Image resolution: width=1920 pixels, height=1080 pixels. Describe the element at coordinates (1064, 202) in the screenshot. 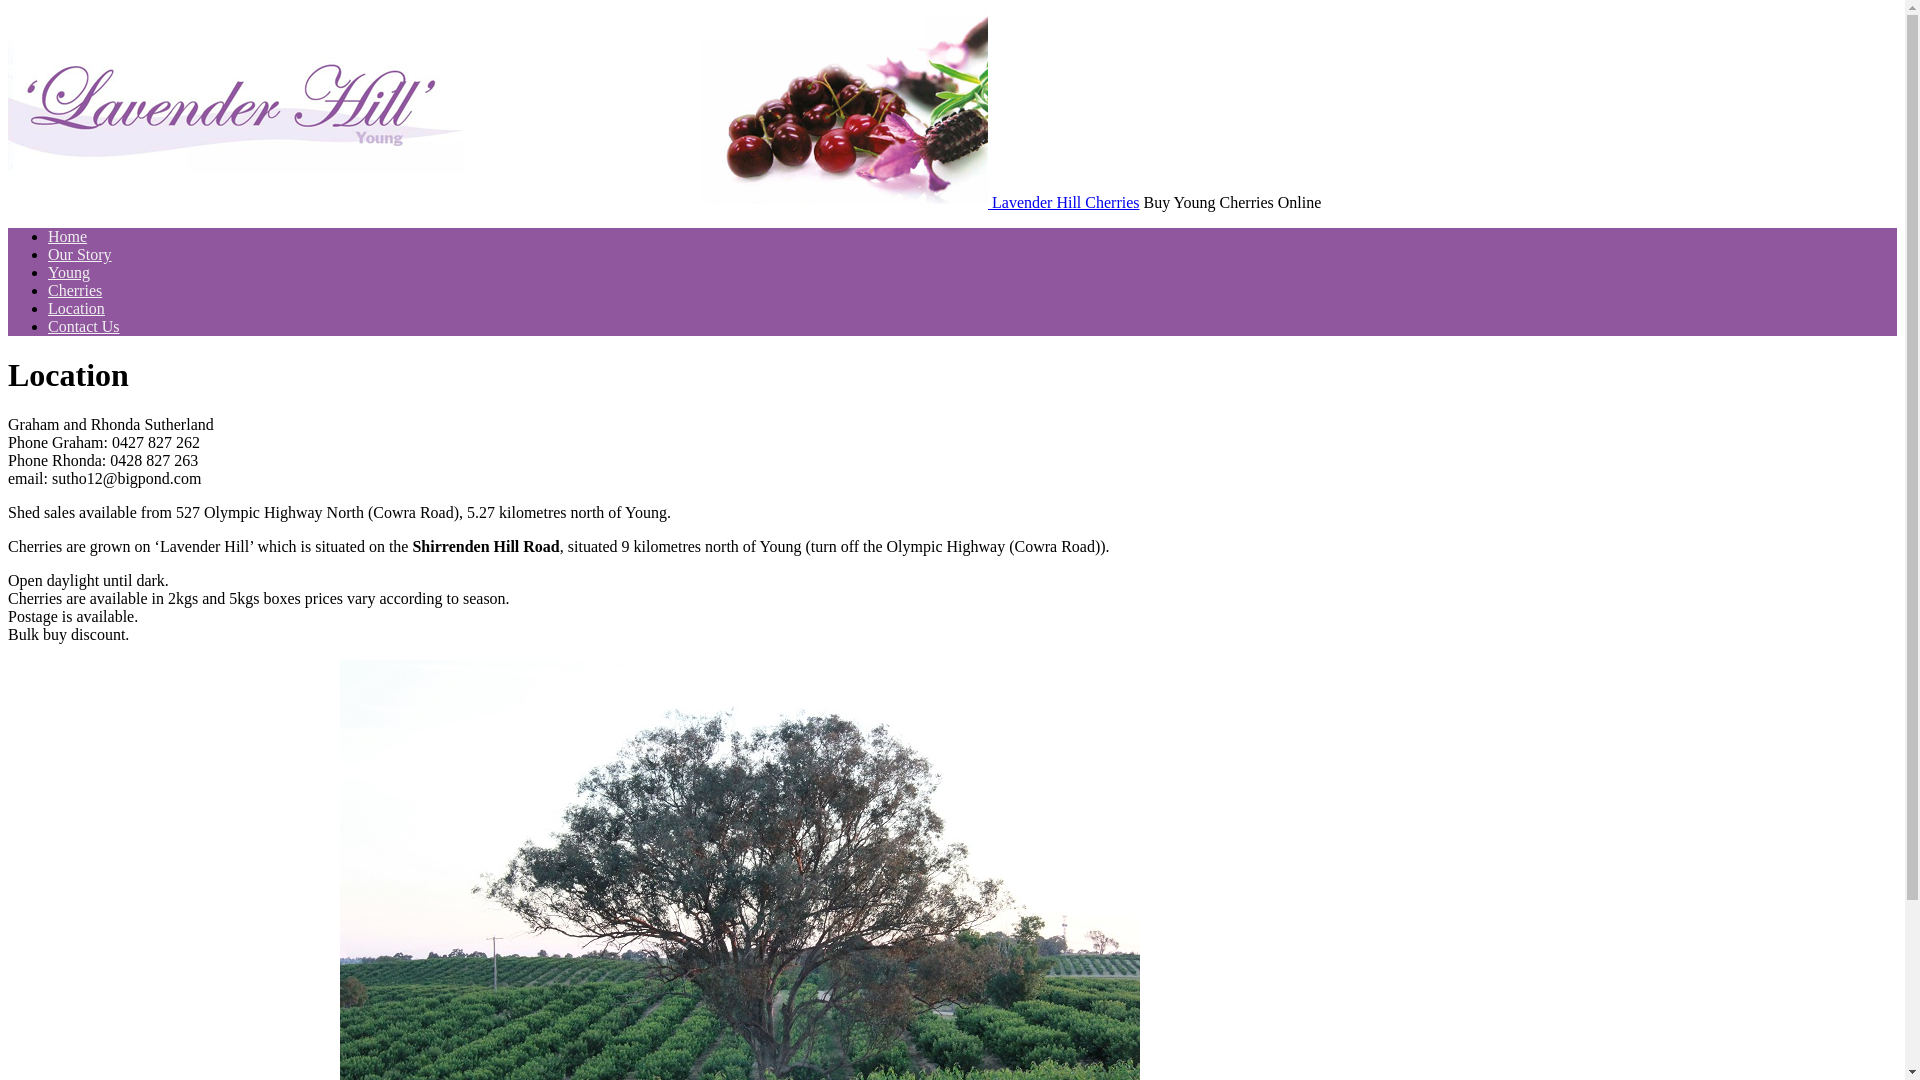

I see `'Lavender Hill Cherries'` at that location.